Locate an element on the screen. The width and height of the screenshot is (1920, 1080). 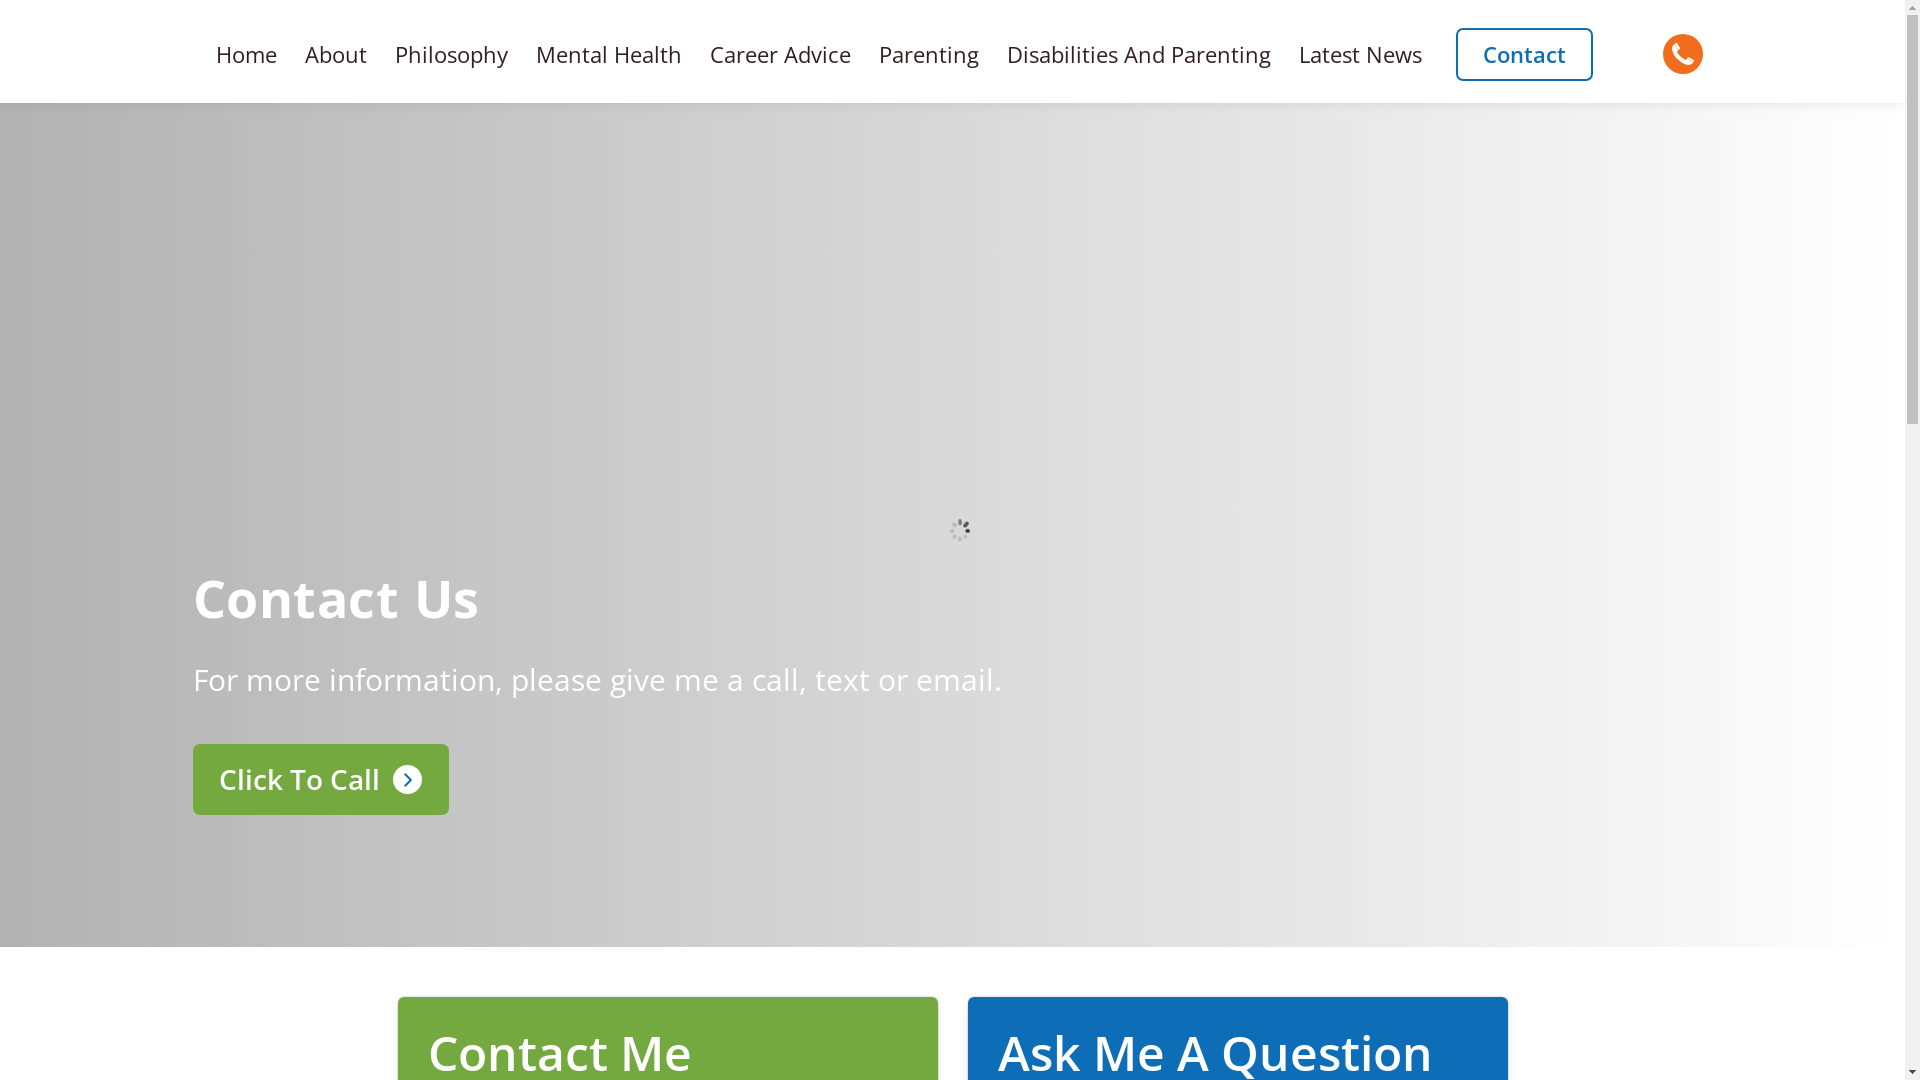
'Philosophy' is located at coordinates (380, 53).